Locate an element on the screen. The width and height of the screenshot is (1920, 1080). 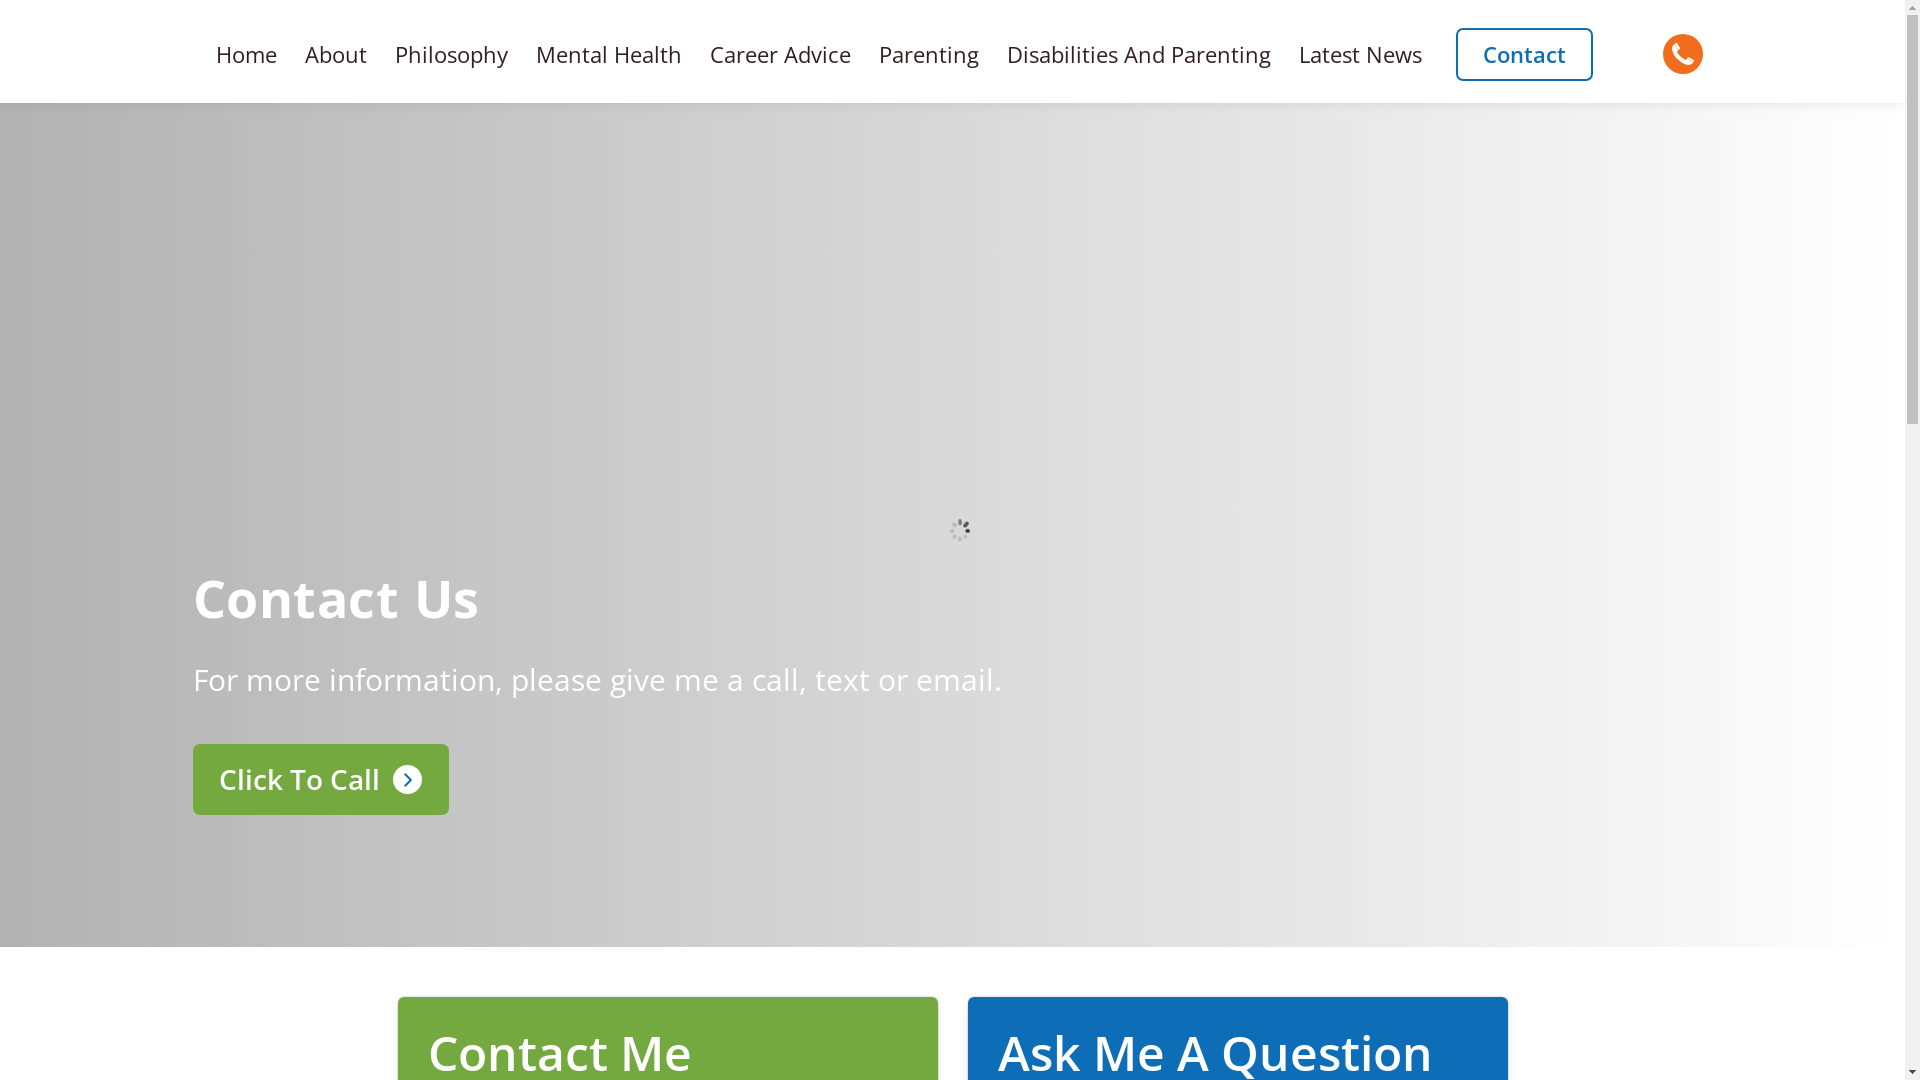
'Philosophy' is located at coordinates (380, 53).